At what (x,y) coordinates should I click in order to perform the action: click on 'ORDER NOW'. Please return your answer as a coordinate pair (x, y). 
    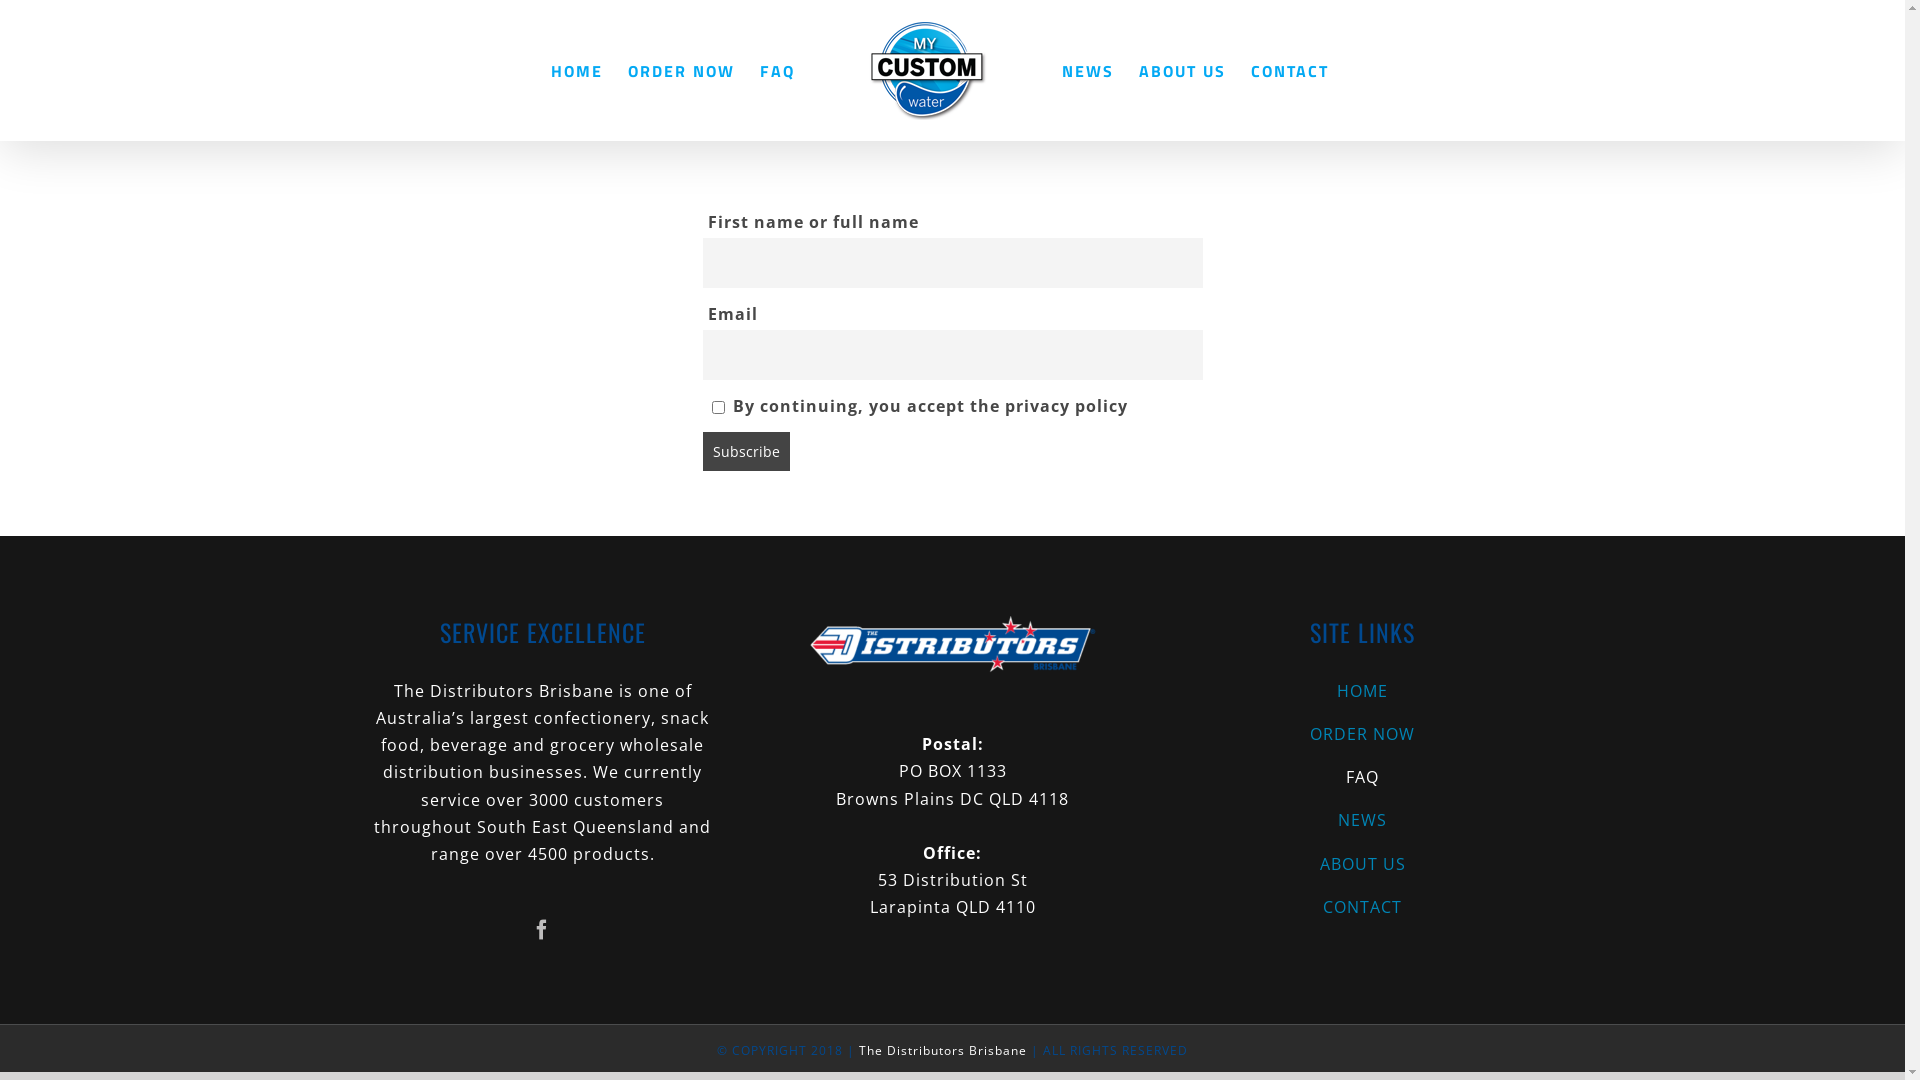
    Looking at the image, I should click on (681, 69).